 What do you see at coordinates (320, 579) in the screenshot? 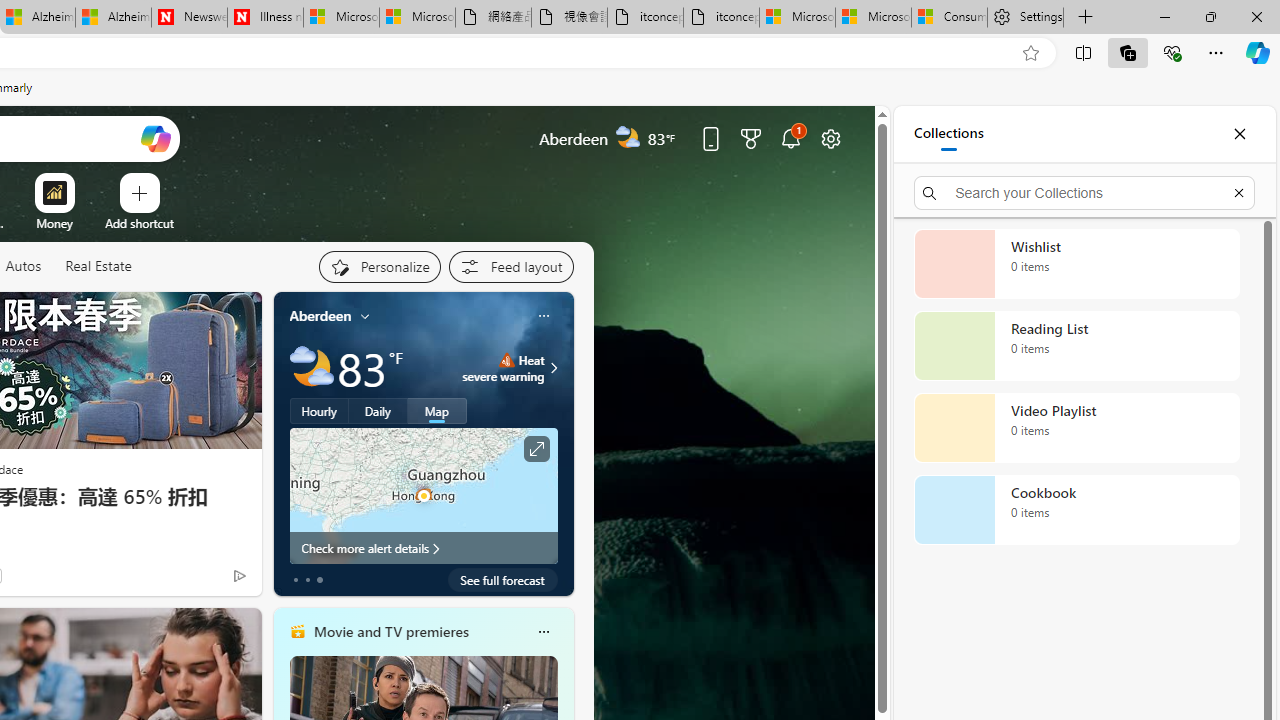
I see `'tab-2'` at bounding box center [320, 579].